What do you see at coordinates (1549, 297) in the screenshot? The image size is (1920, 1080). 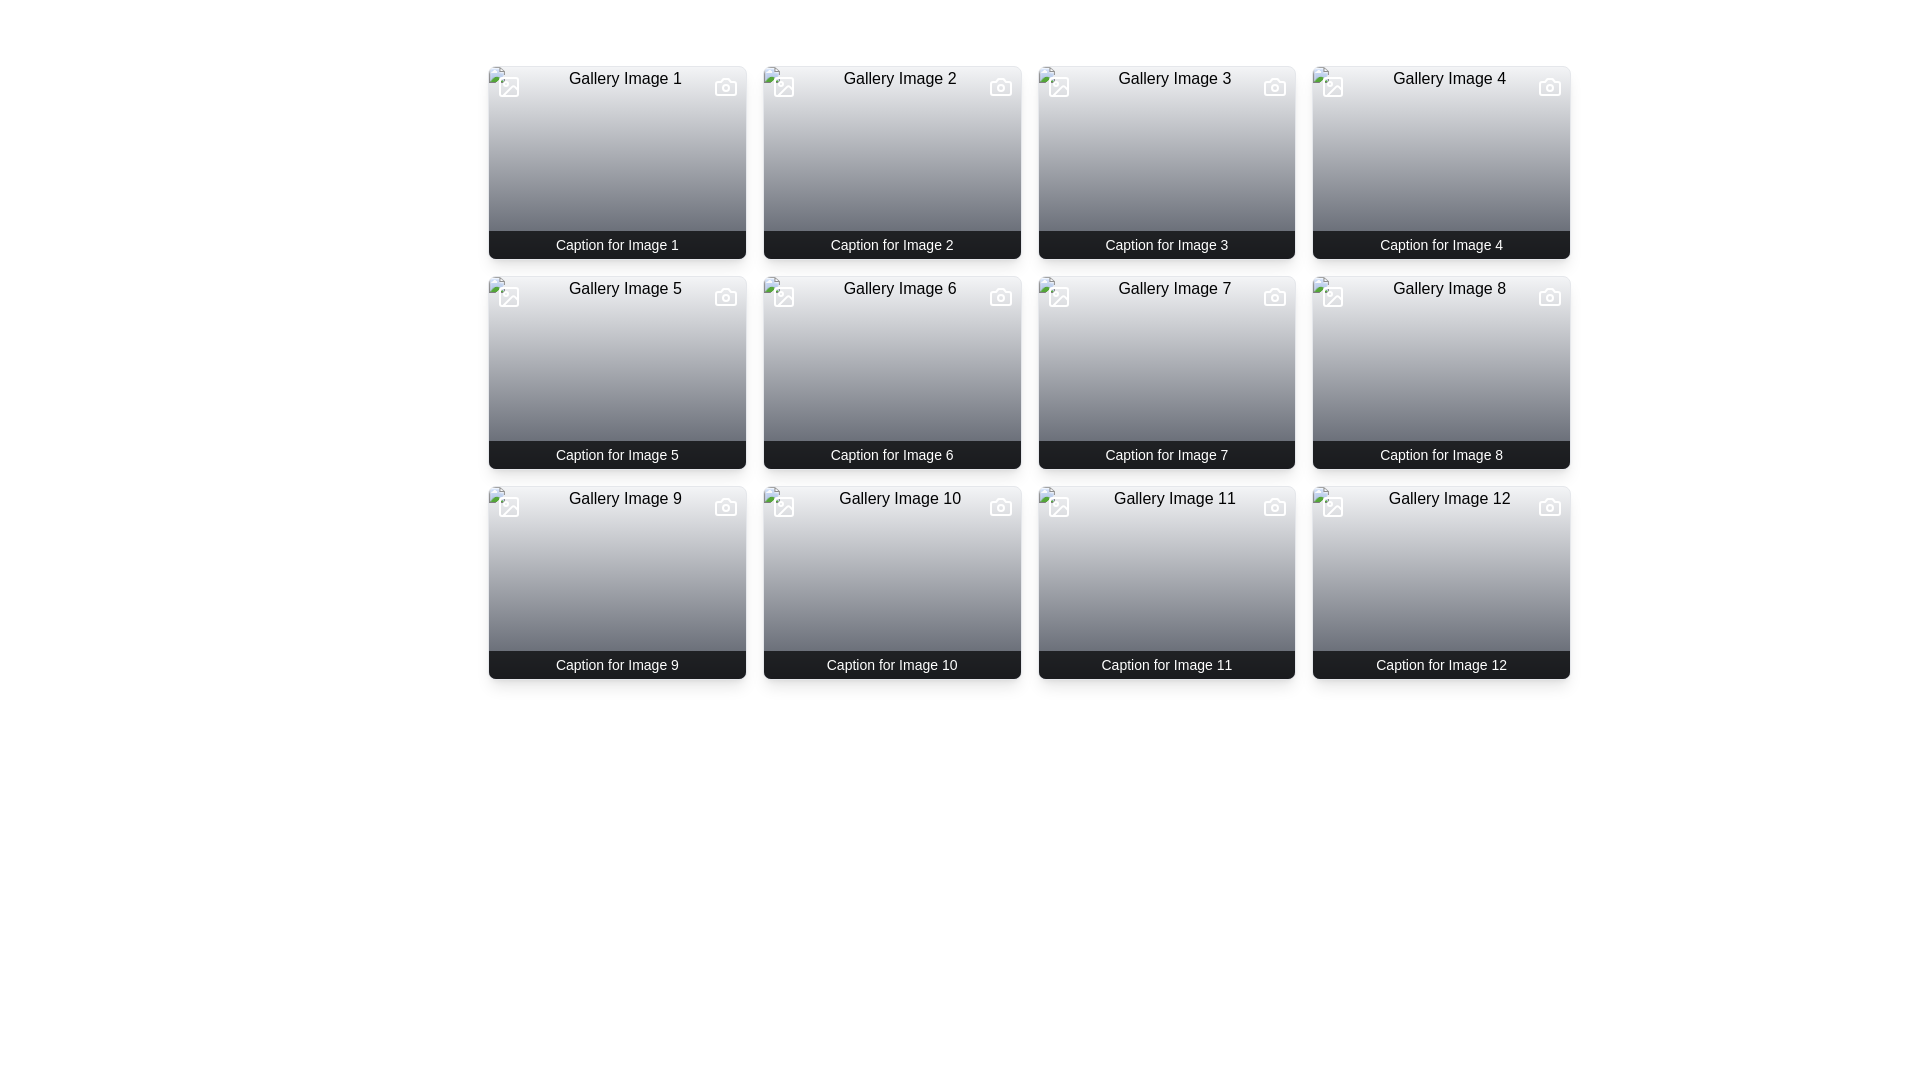 I see `the camera icon located in the top-right corner of the 'Gallery Image 8' tile, which is part of the grid layout in the fourth column and second row` at bounding box center [1549, 297].